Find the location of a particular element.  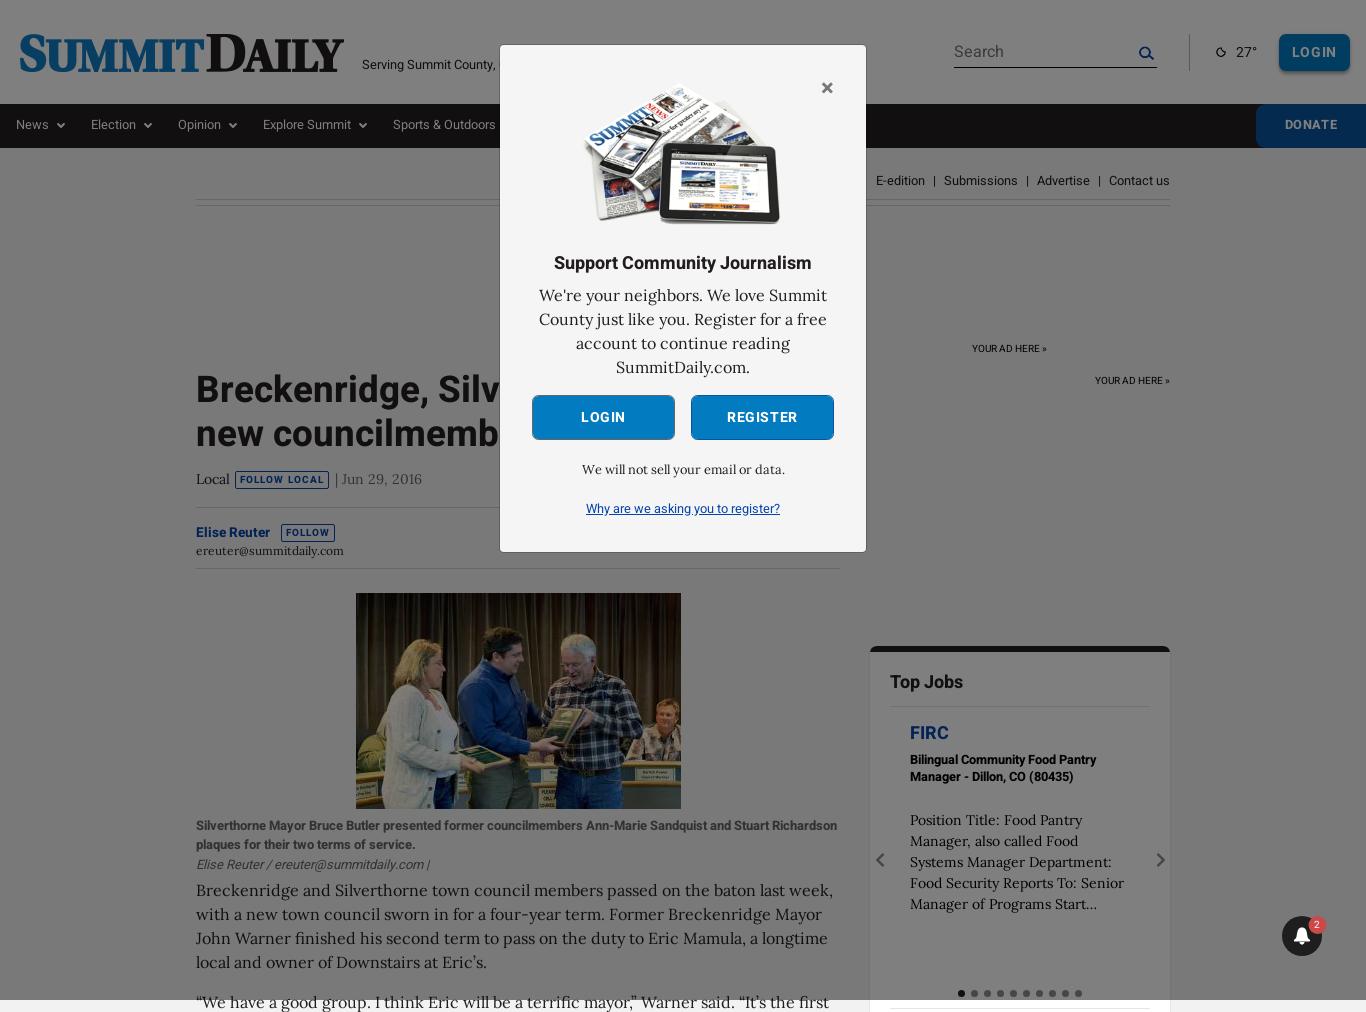

'Elise Reuter / ereuter@summitdaily.com |' is located at coordinates (312, 862).